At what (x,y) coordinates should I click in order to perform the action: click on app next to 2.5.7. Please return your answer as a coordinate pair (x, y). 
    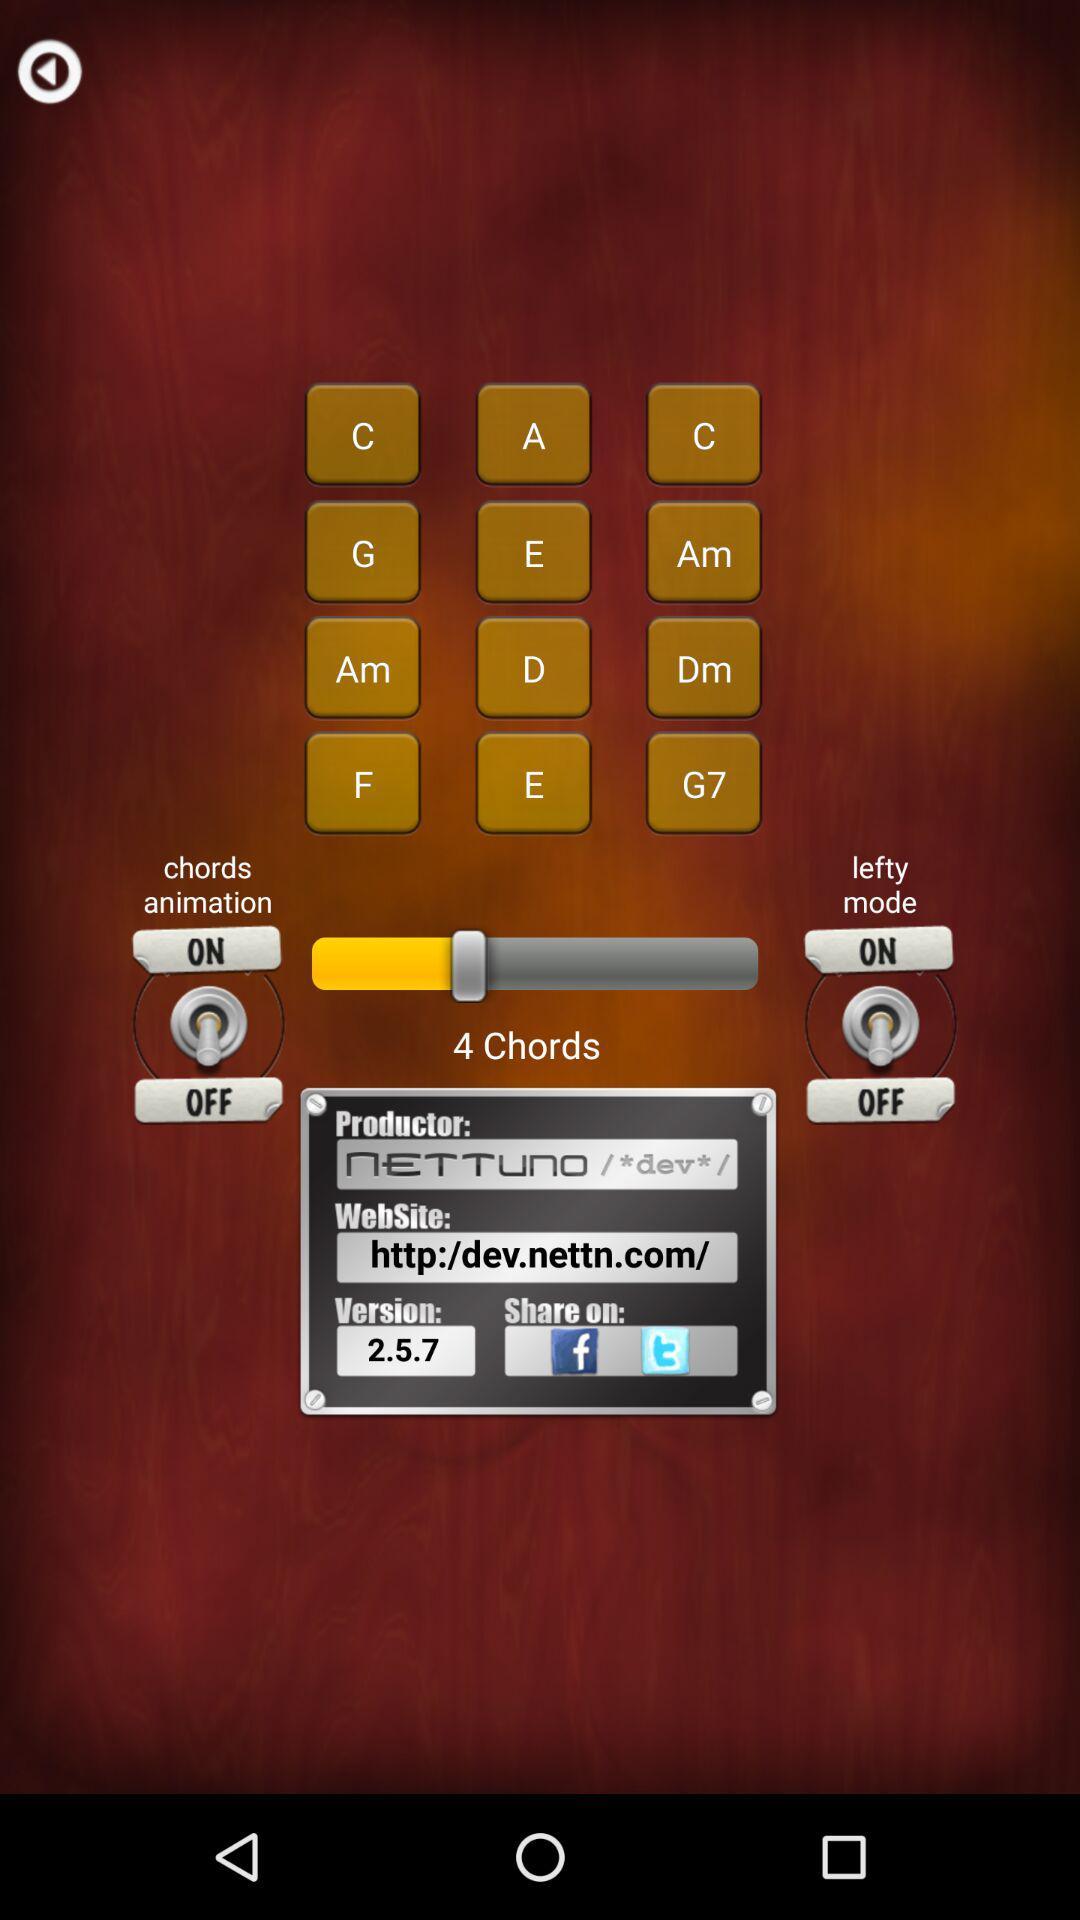
    Looking at the image, I should click on (696, 1394).